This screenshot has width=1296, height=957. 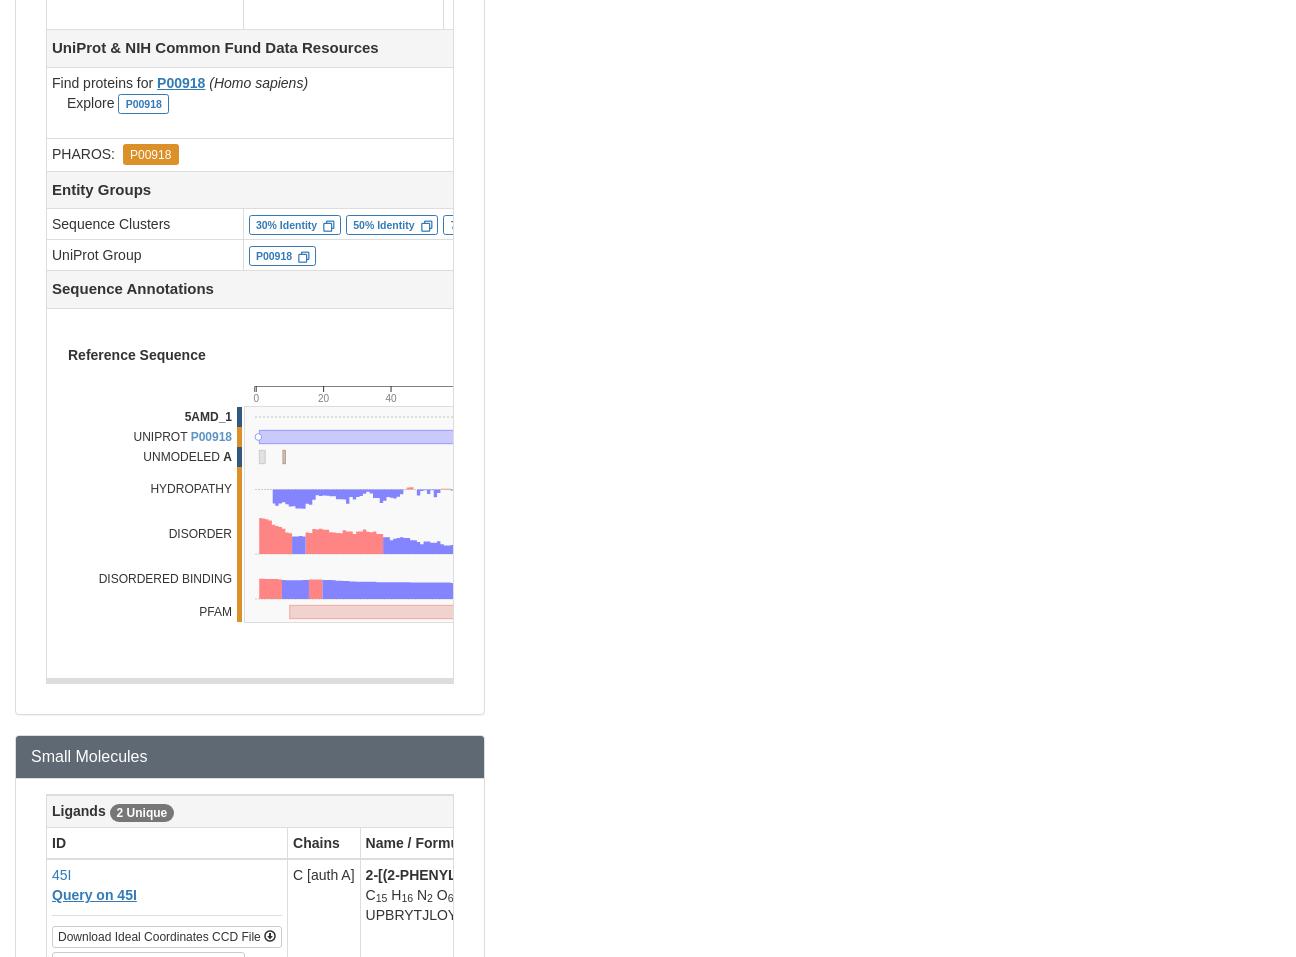 I want to click on 'H', so click(x=385, y=894).